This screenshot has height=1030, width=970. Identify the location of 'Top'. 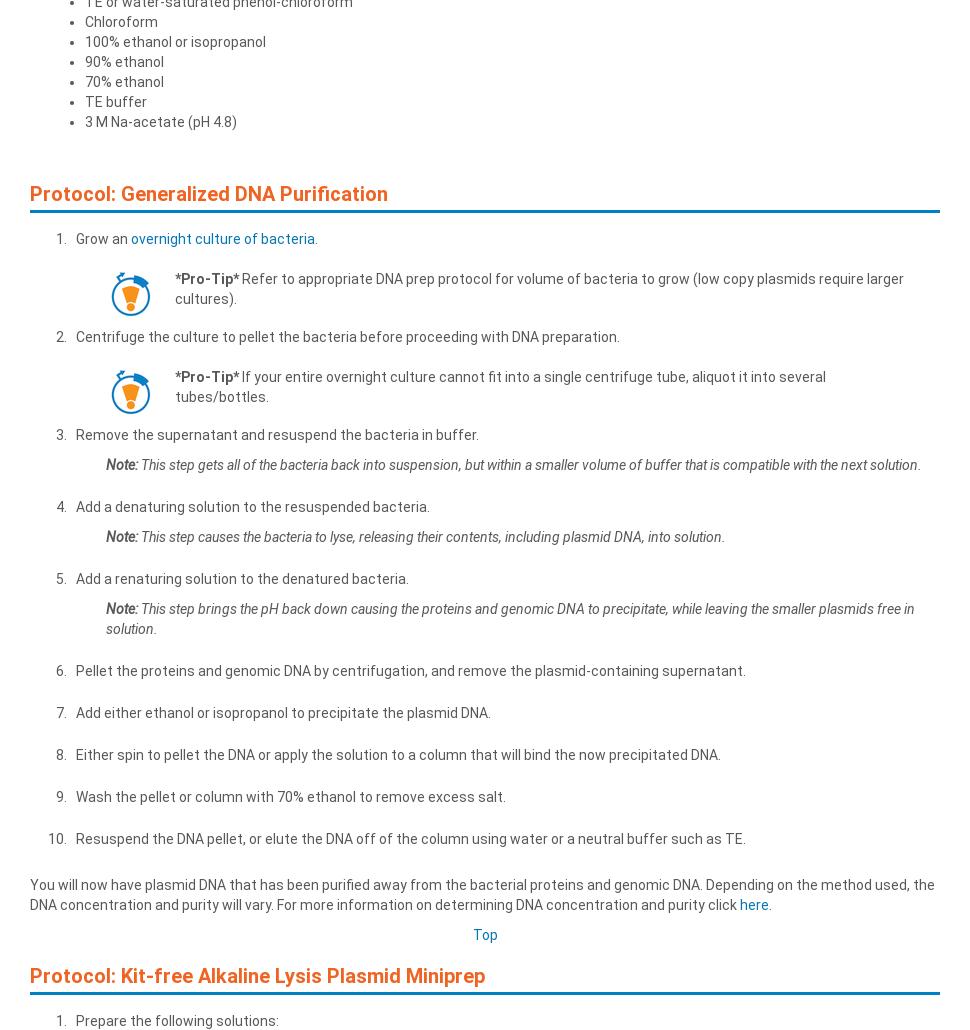
(483, 934).